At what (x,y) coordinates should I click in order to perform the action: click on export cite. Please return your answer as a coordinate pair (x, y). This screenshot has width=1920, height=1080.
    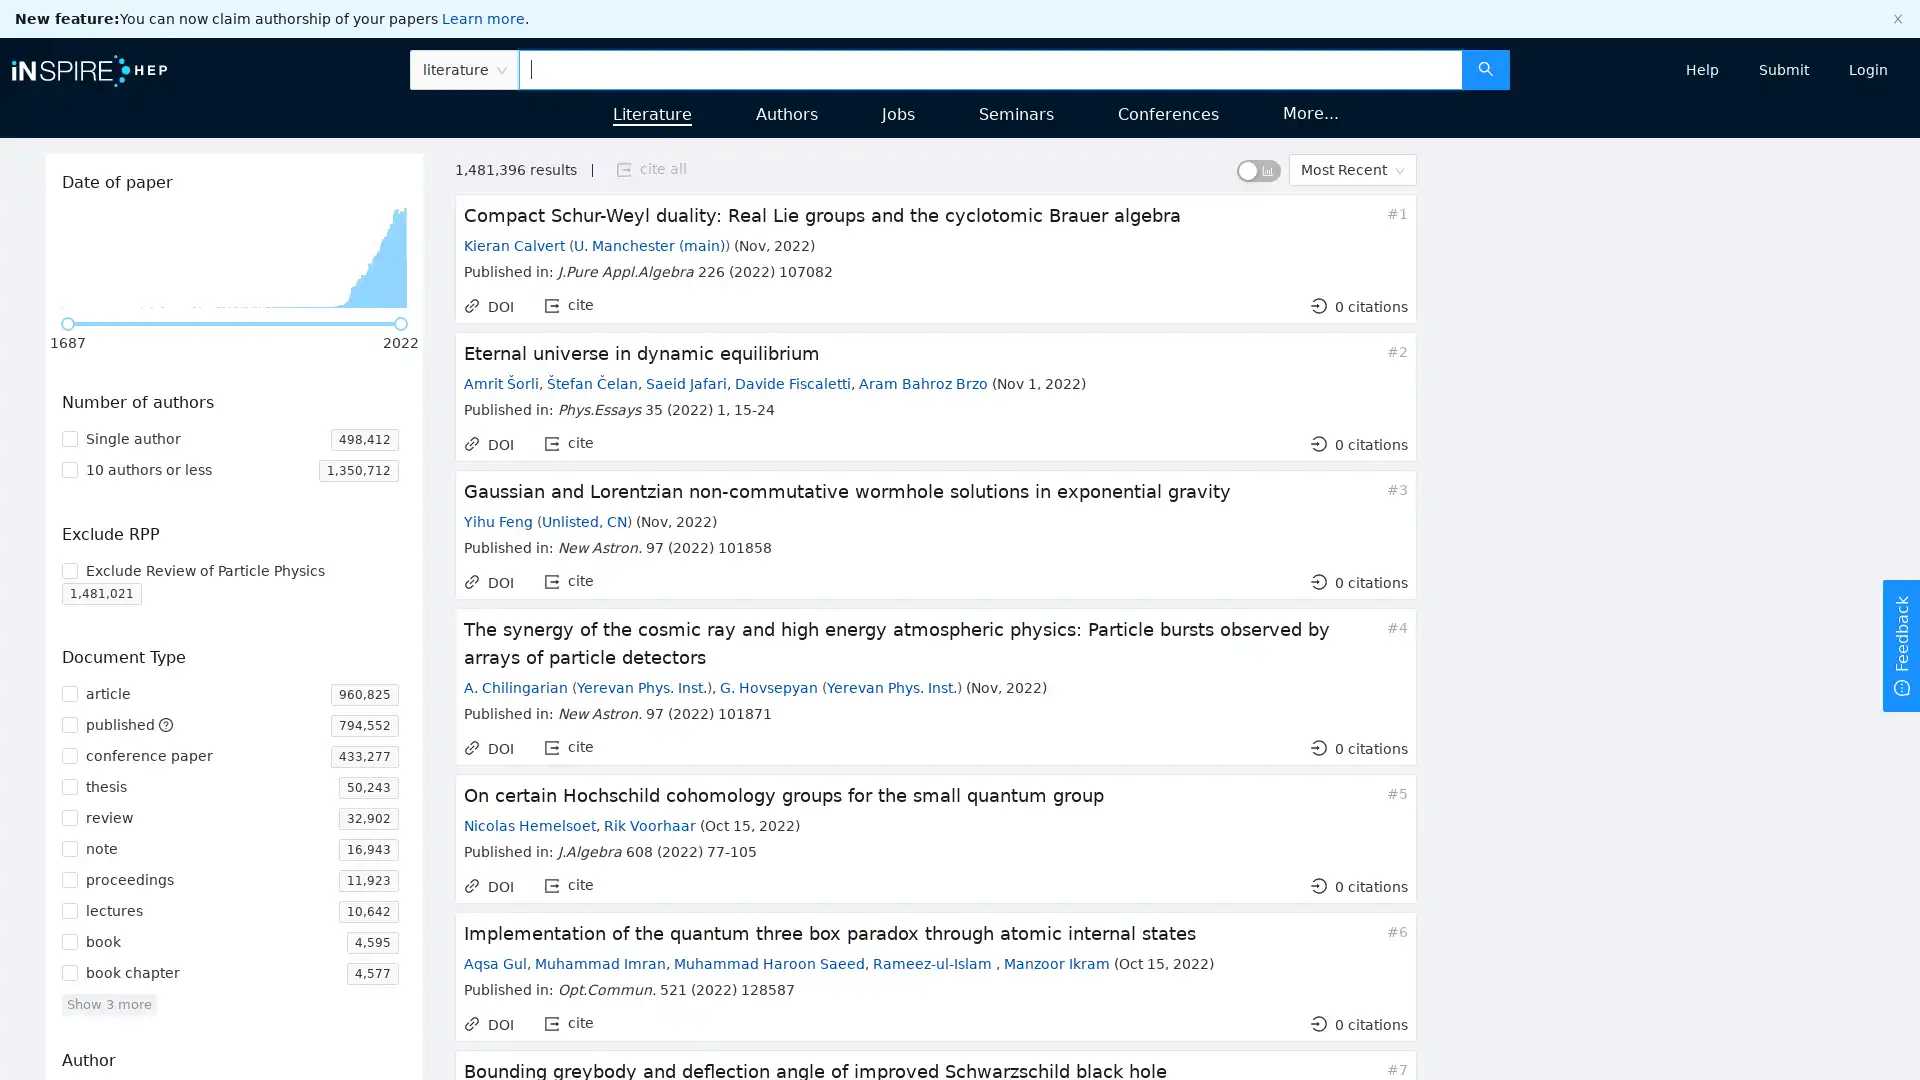
    Looking at the image, I should click on (566, 1023).